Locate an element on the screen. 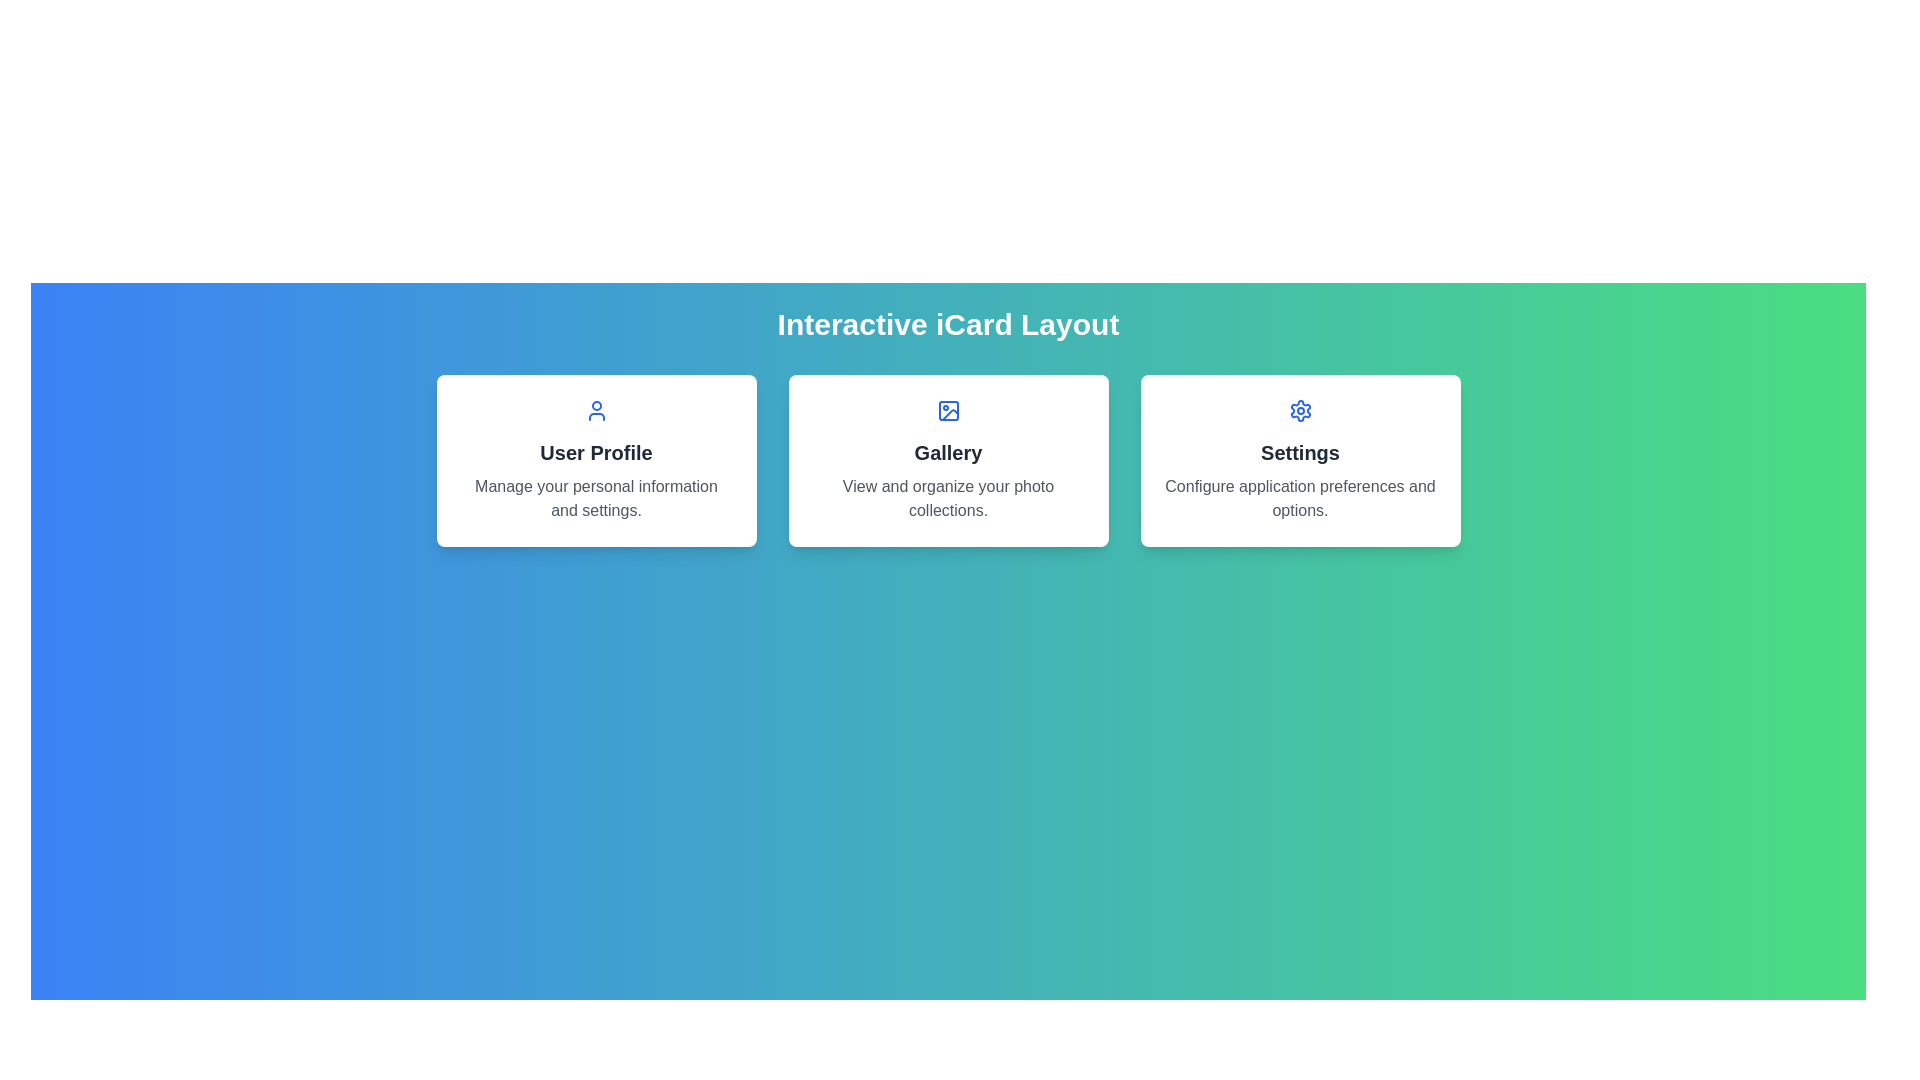 This screenshot has width=1920, height=1080. the text label that says 'Configure application preferences and options.' which is styled in gray, centered within the 'Settings' card is located at coordinates (1300, 497).